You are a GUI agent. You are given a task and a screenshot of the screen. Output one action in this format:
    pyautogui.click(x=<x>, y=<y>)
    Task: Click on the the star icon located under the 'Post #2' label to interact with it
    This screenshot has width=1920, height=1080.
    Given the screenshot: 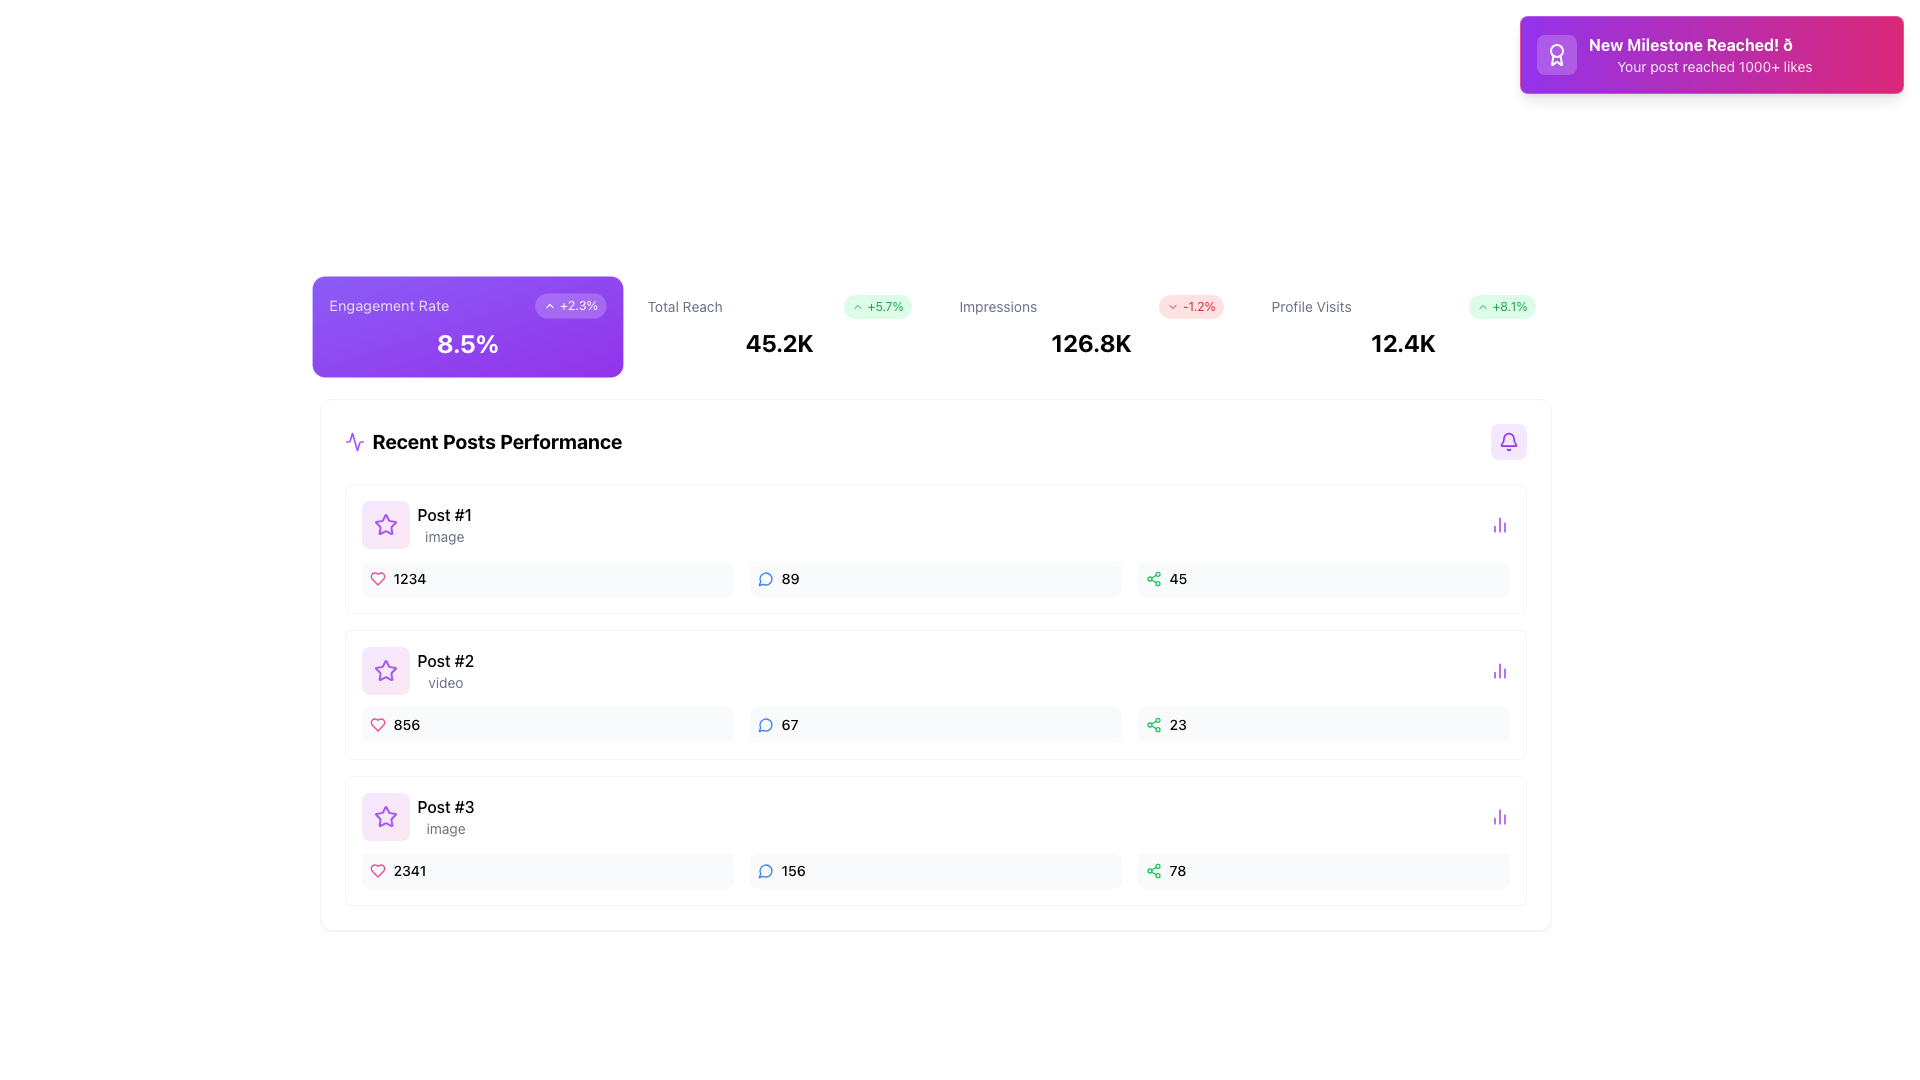 What is the action you would take?
    pyautogui.click(x=385, y=523)
    